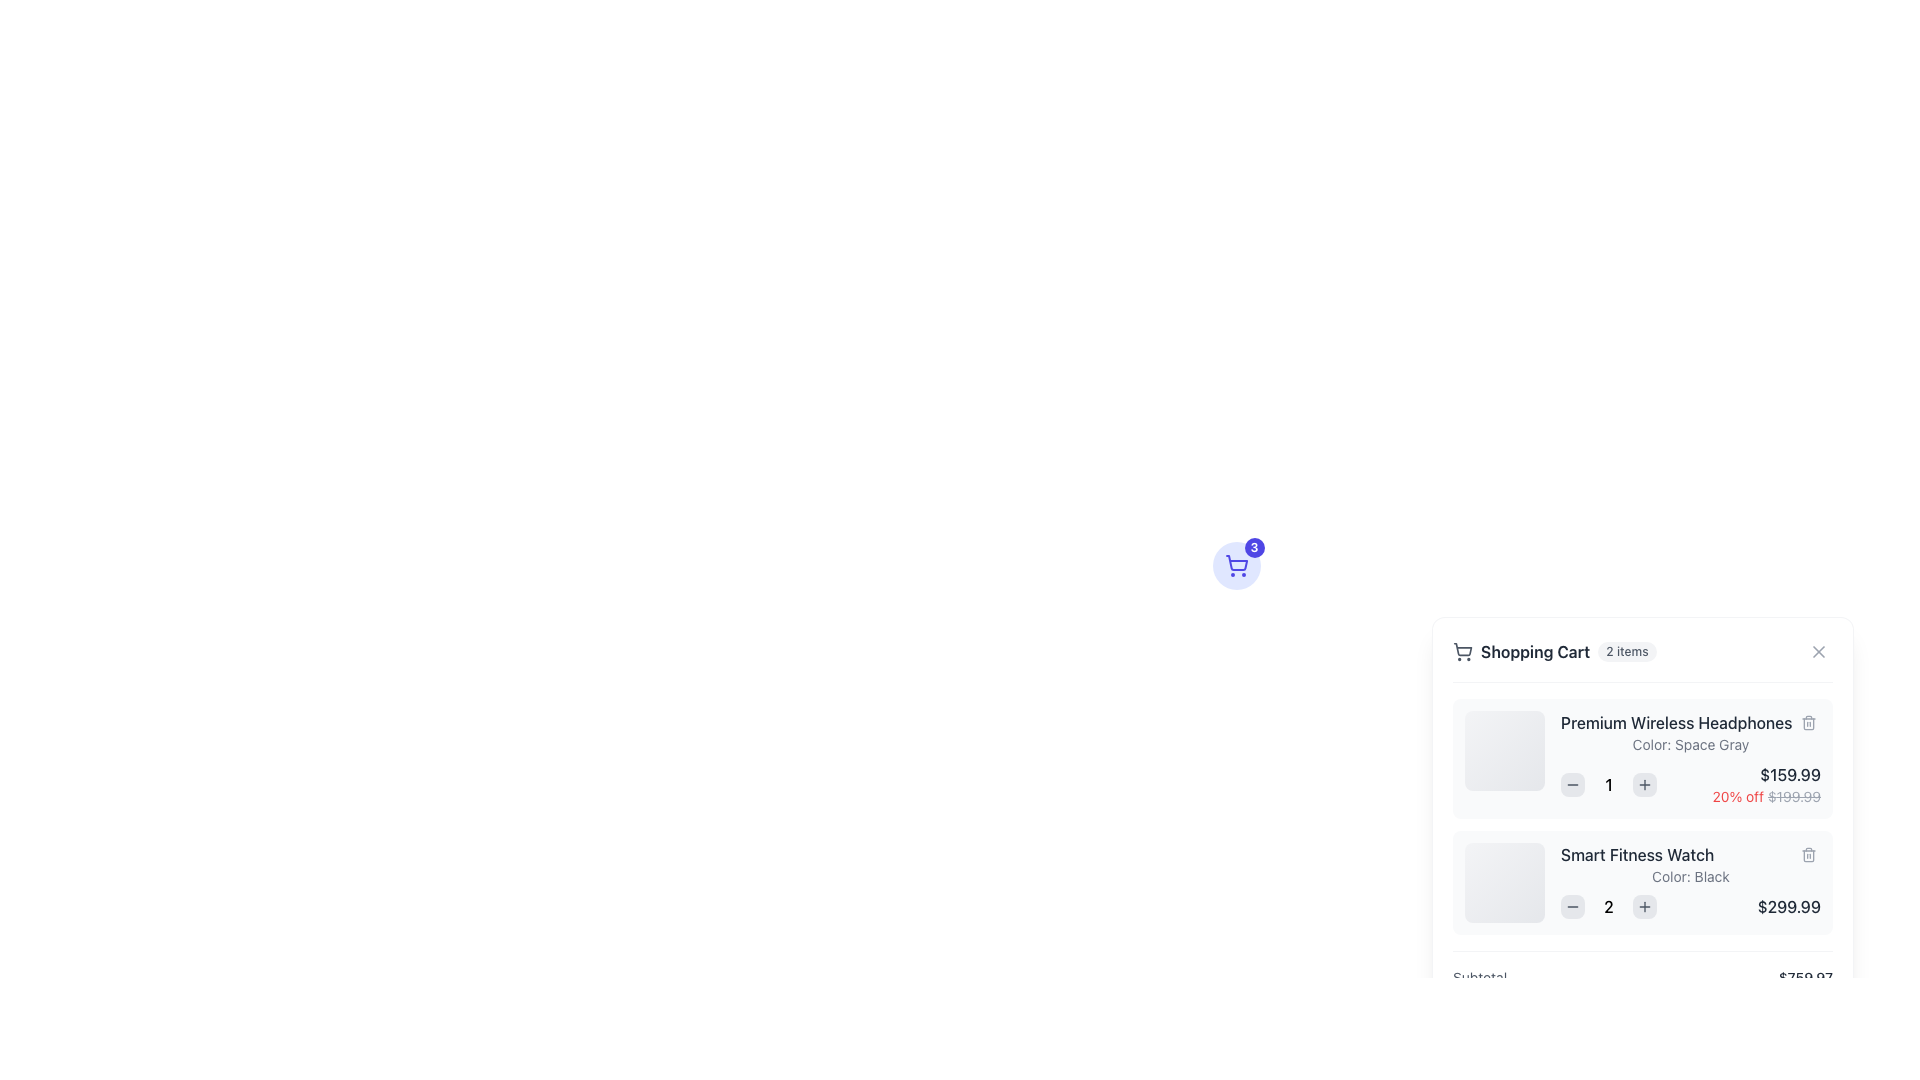 The height and width of the screenshot is (1080, 1920). Describe the element at coordinates (1645, 784) in the screenshot. I see `the small rounded square button with a gray background and a plus icon to increment the count, positioned immediately to the right of the displayed number '1'` at that location.